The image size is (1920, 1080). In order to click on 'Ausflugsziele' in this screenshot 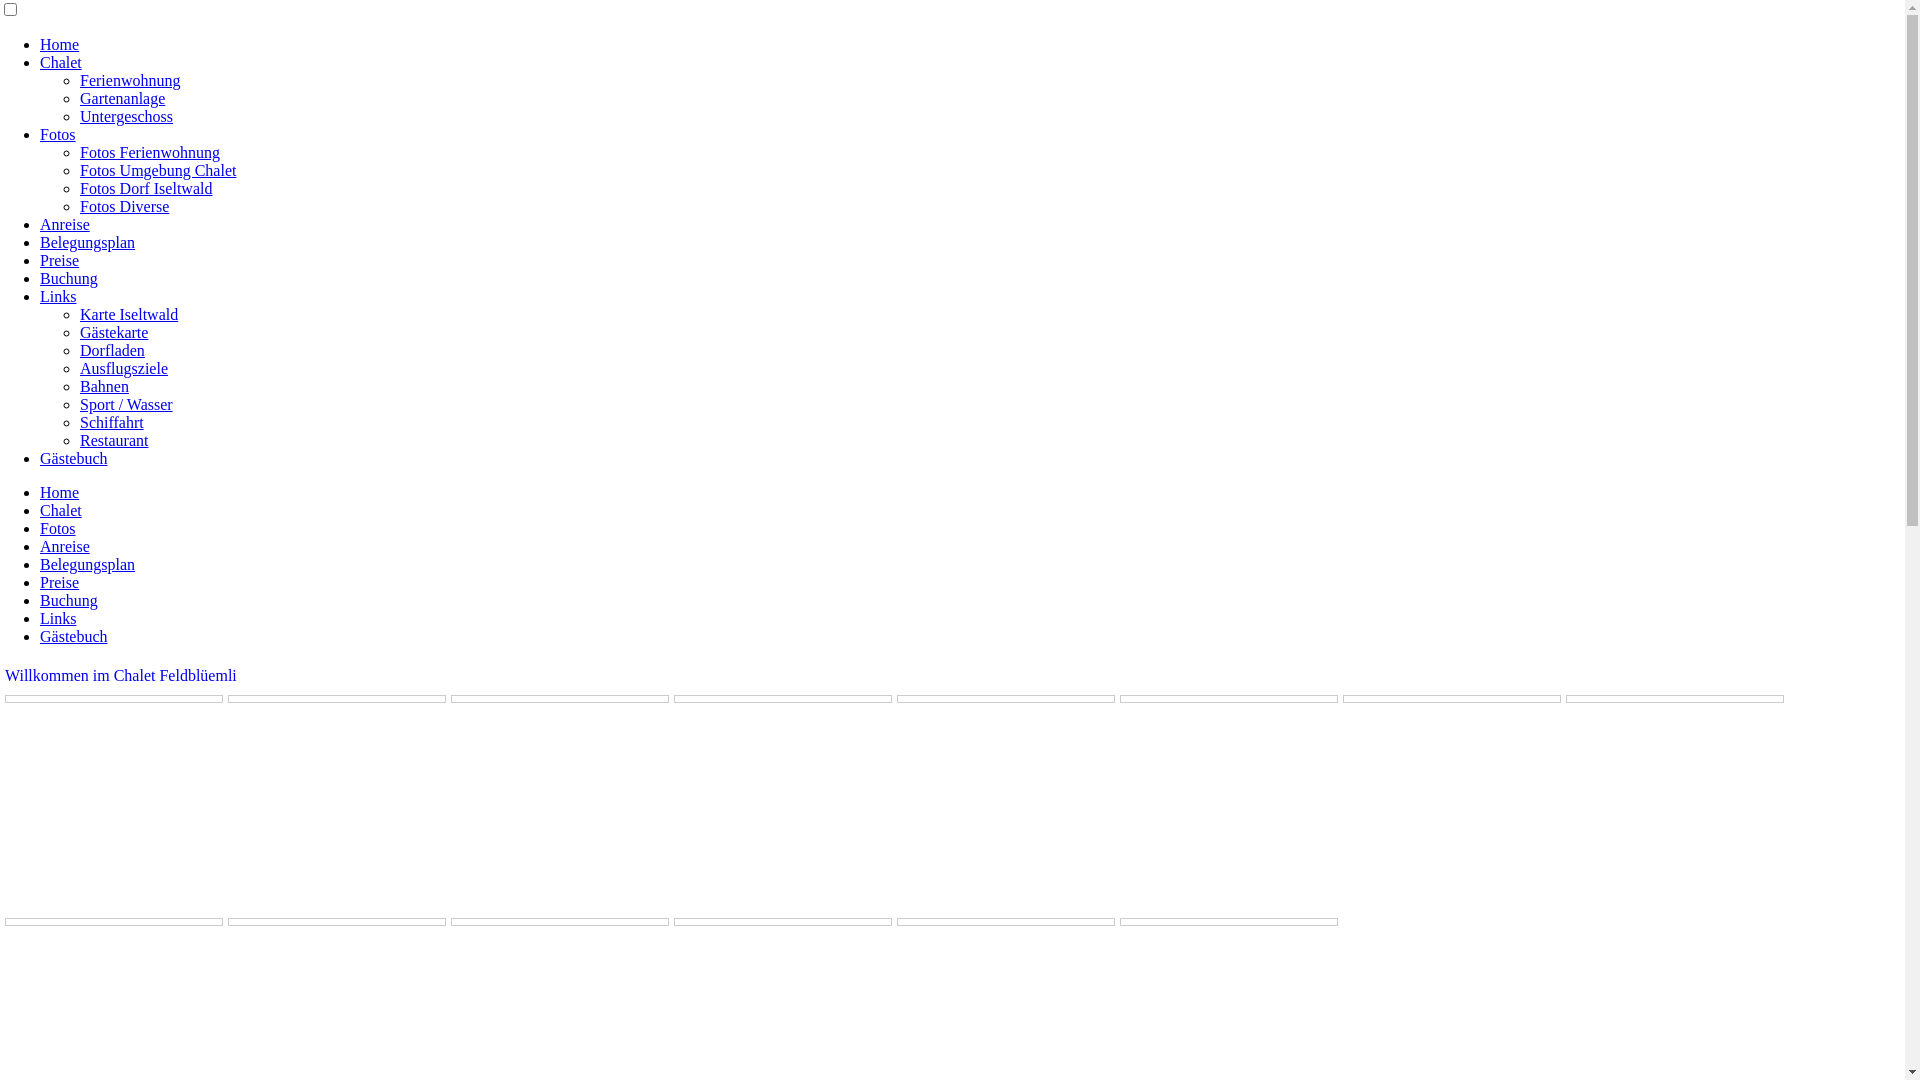, I will do `click(123, 368)`.